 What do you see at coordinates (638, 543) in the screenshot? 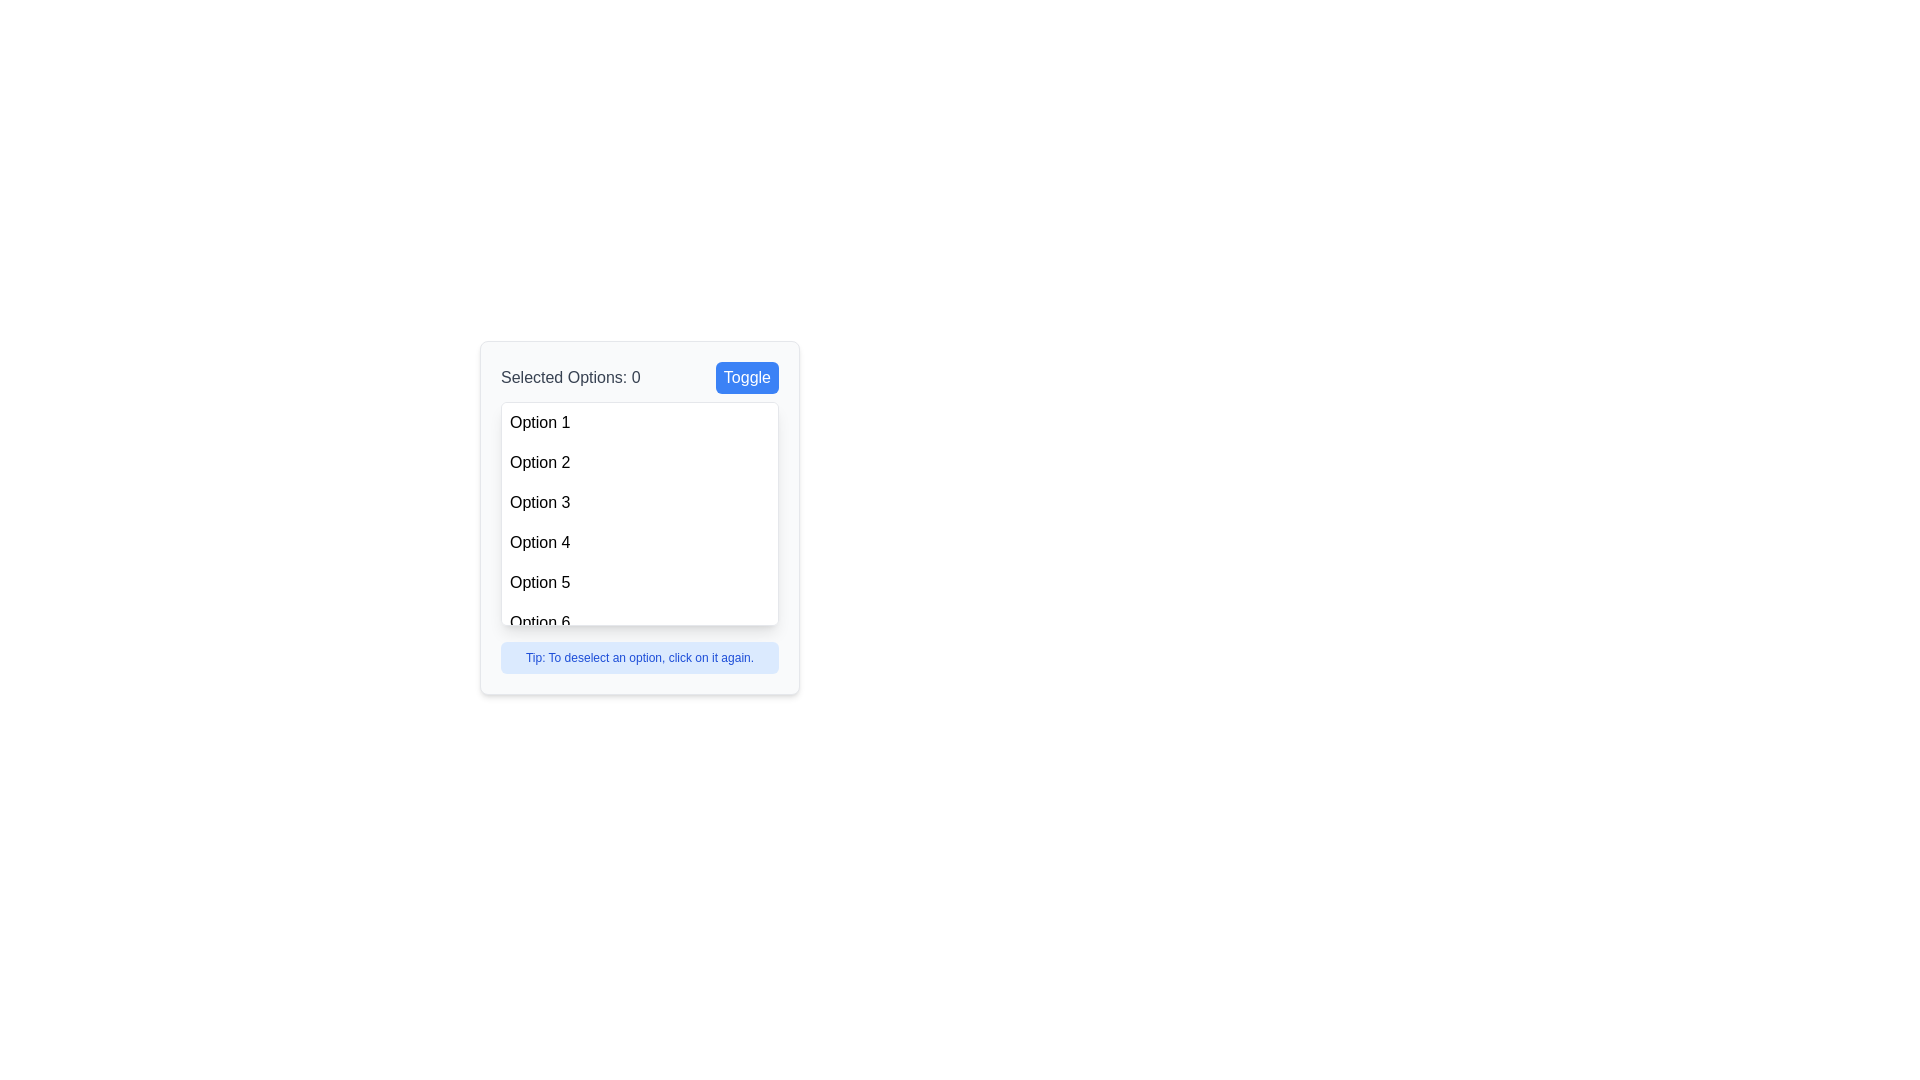
I see `the List item labeled 'Option 4' in the dropdown component to change its background color` at bounding box center [638, 543].